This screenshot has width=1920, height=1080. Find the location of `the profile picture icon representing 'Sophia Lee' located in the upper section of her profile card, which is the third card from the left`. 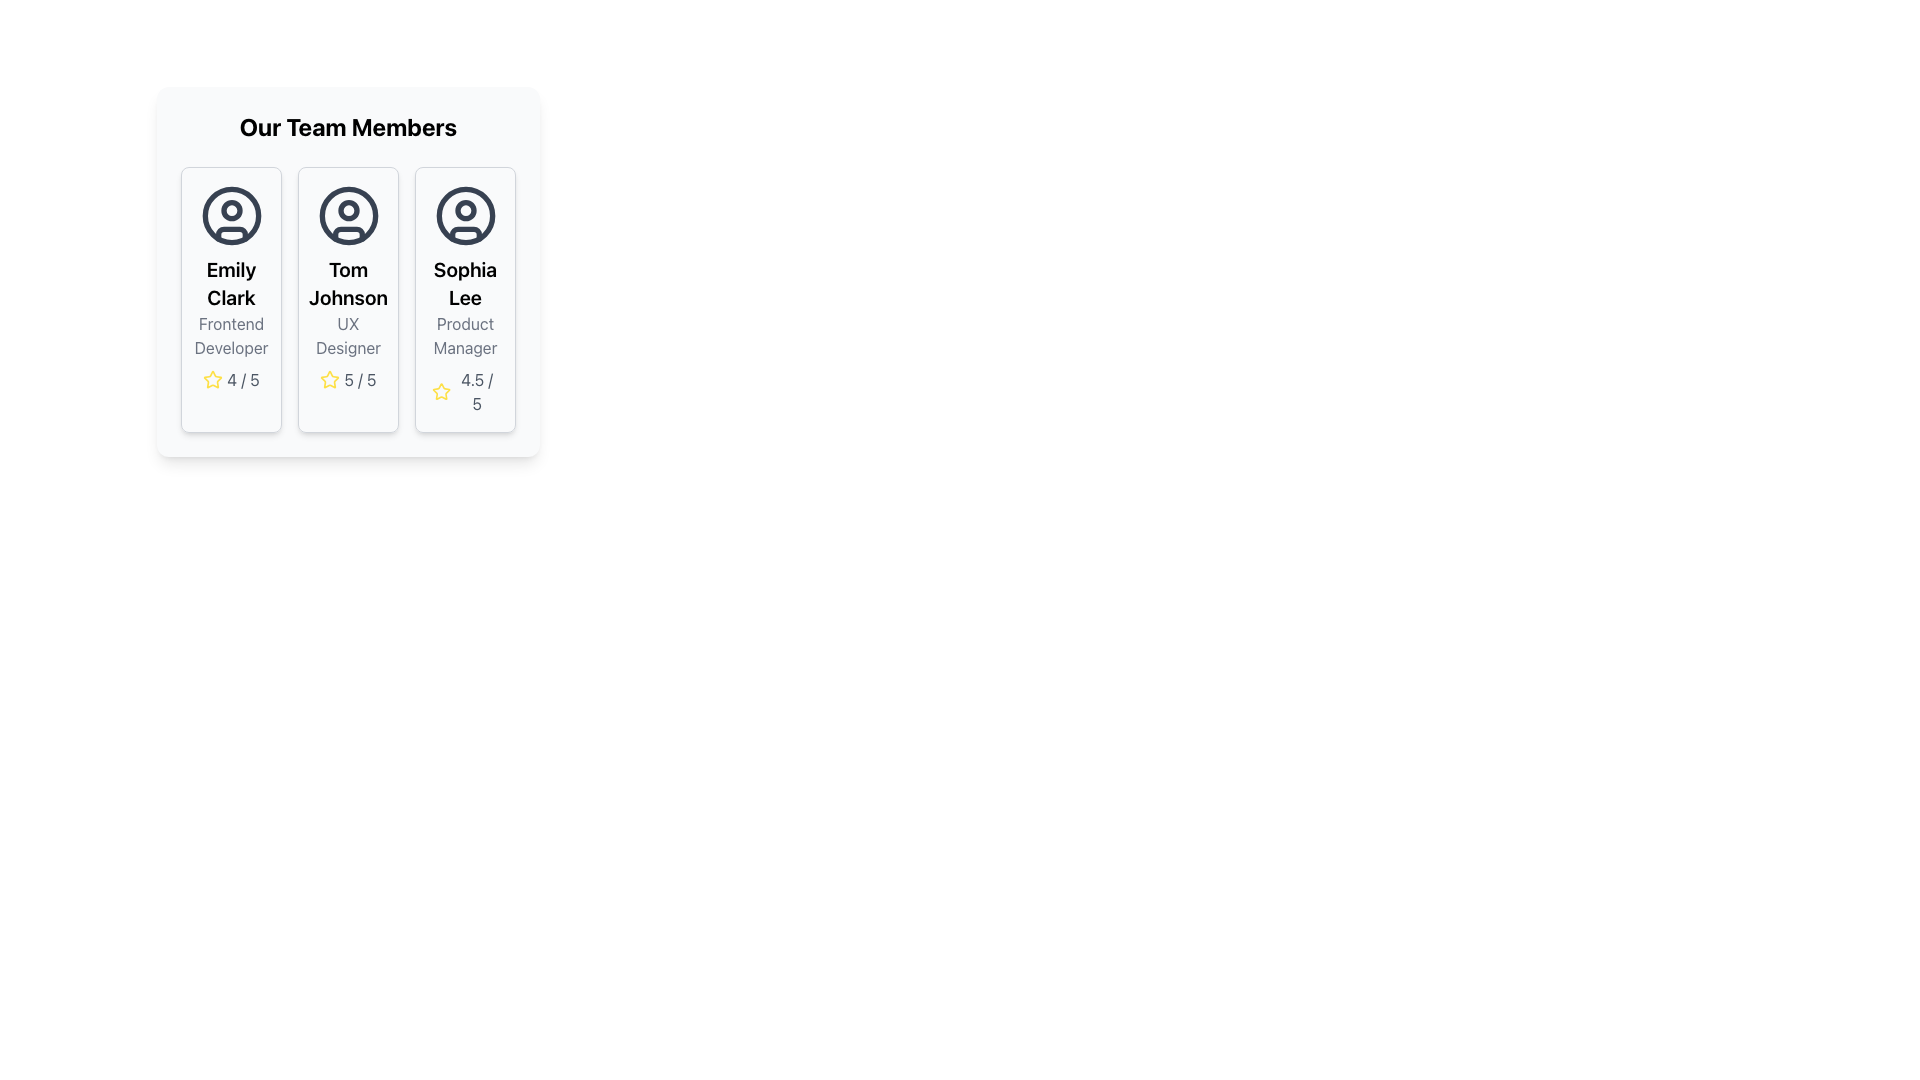

the profile picture icon representing 'Sophia Lee' located in the upper section of her profile card, which is the third card from the left is located at coordinates (464, 216).